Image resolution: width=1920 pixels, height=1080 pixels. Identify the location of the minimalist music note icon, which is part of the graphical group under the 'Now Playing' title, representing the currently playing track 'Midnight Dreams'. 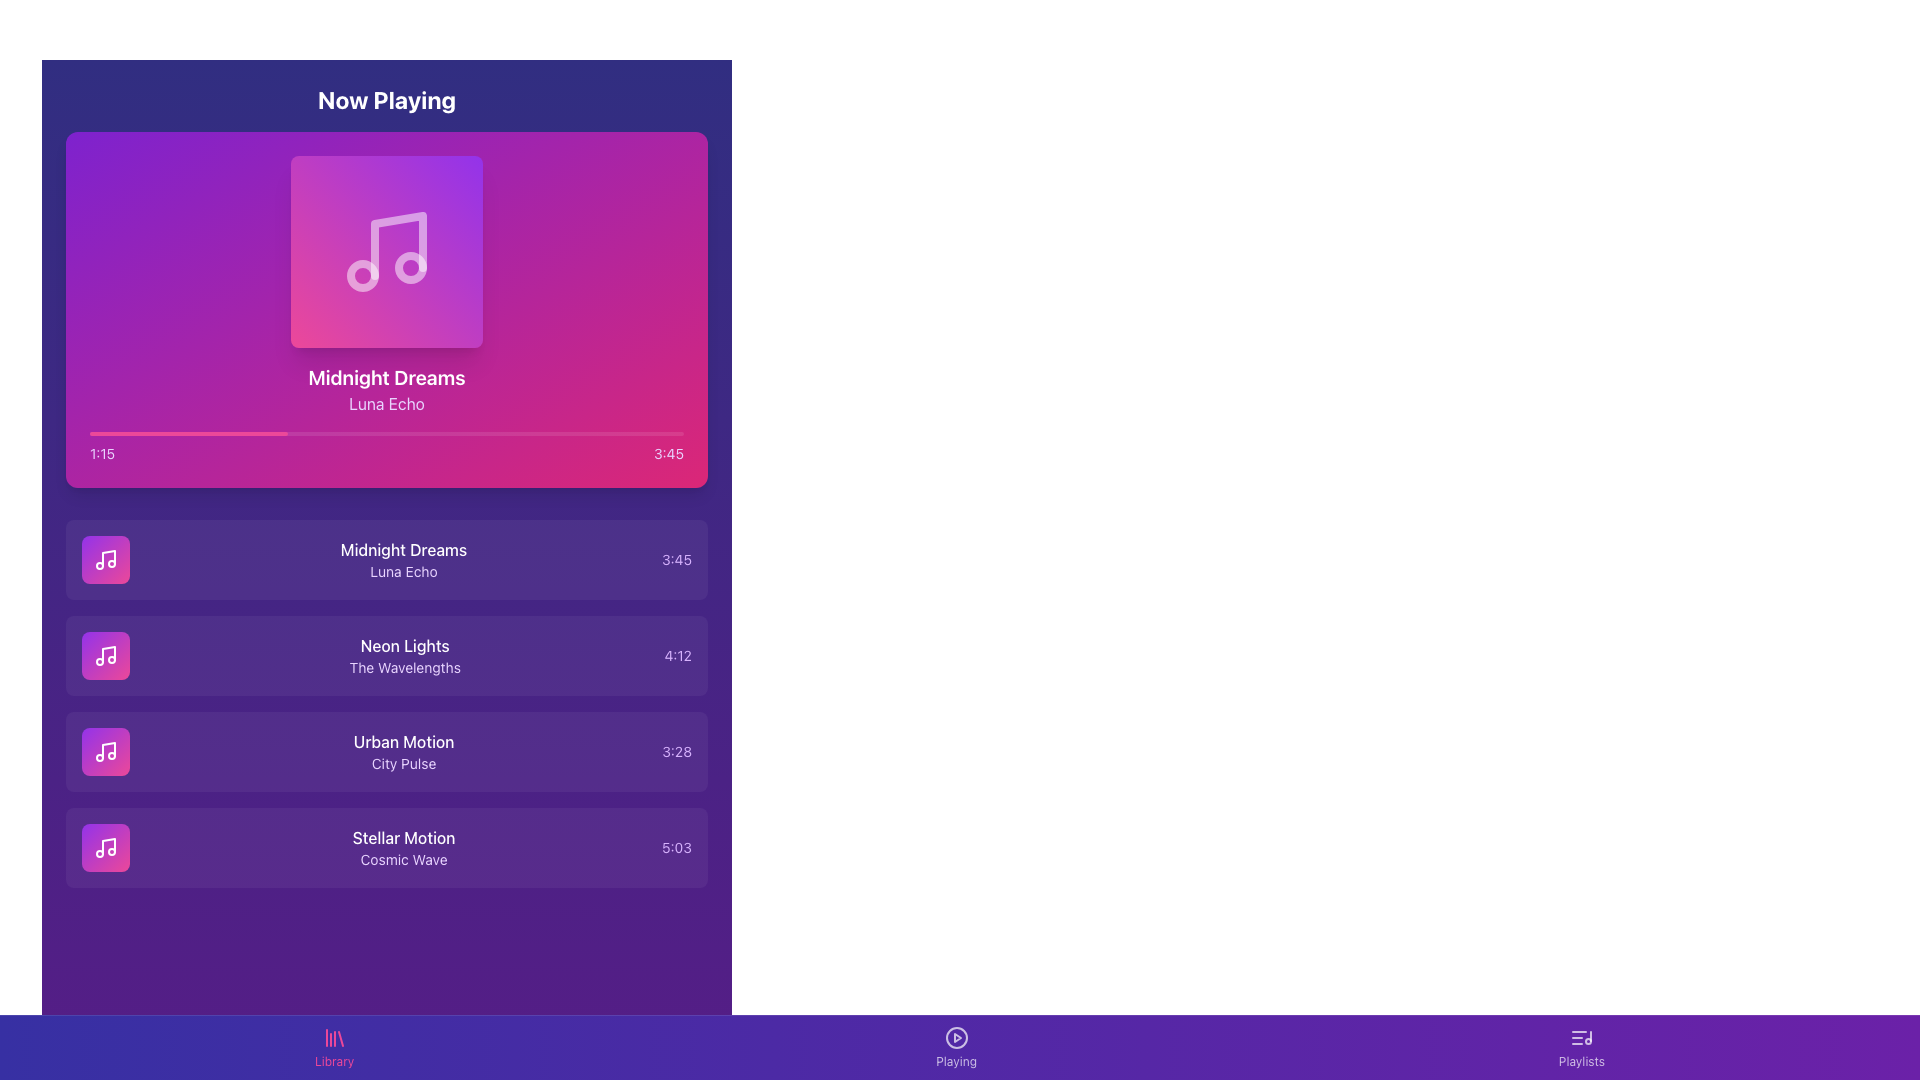
(108, 558).